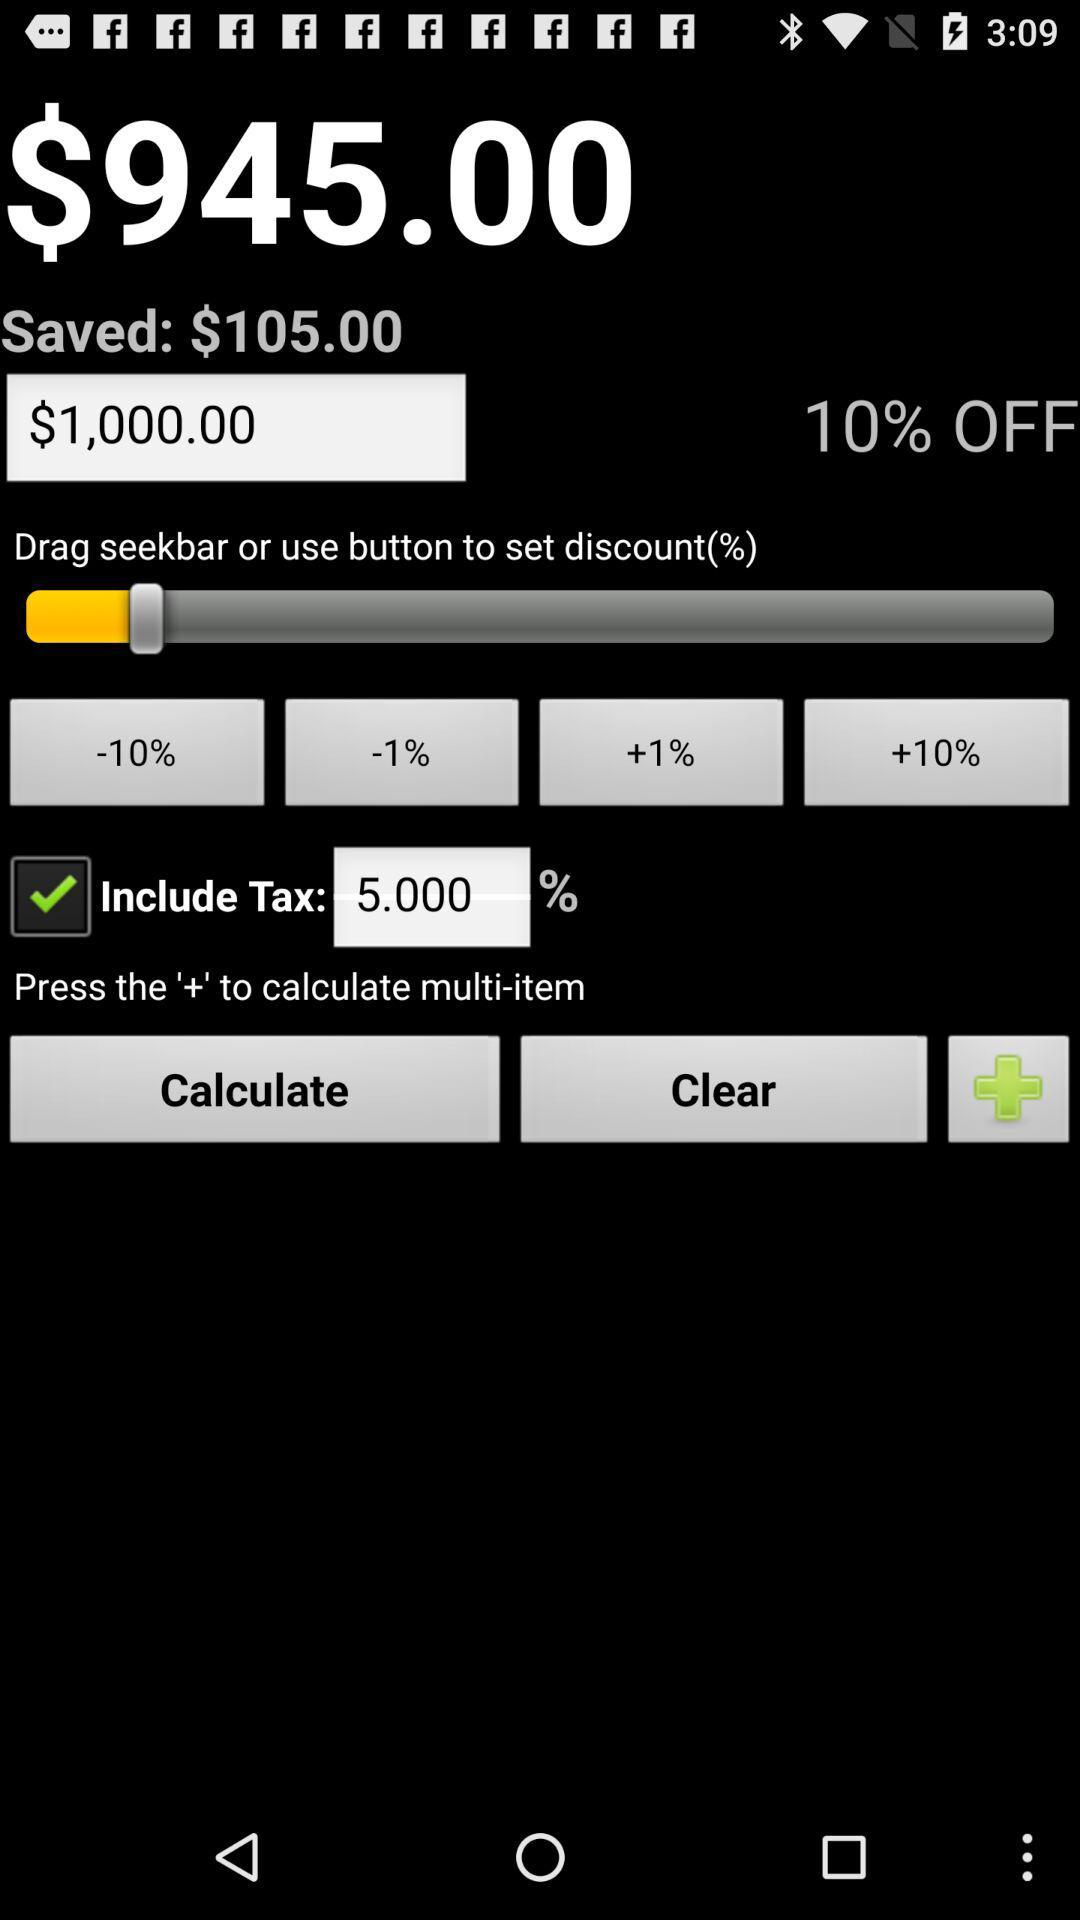 Image resolution: width=1080 pixels, height=1920 pixels. Describe the element at coordinates (1009, 1093) in the screenshot. I see `the app below press the to item` at that location.